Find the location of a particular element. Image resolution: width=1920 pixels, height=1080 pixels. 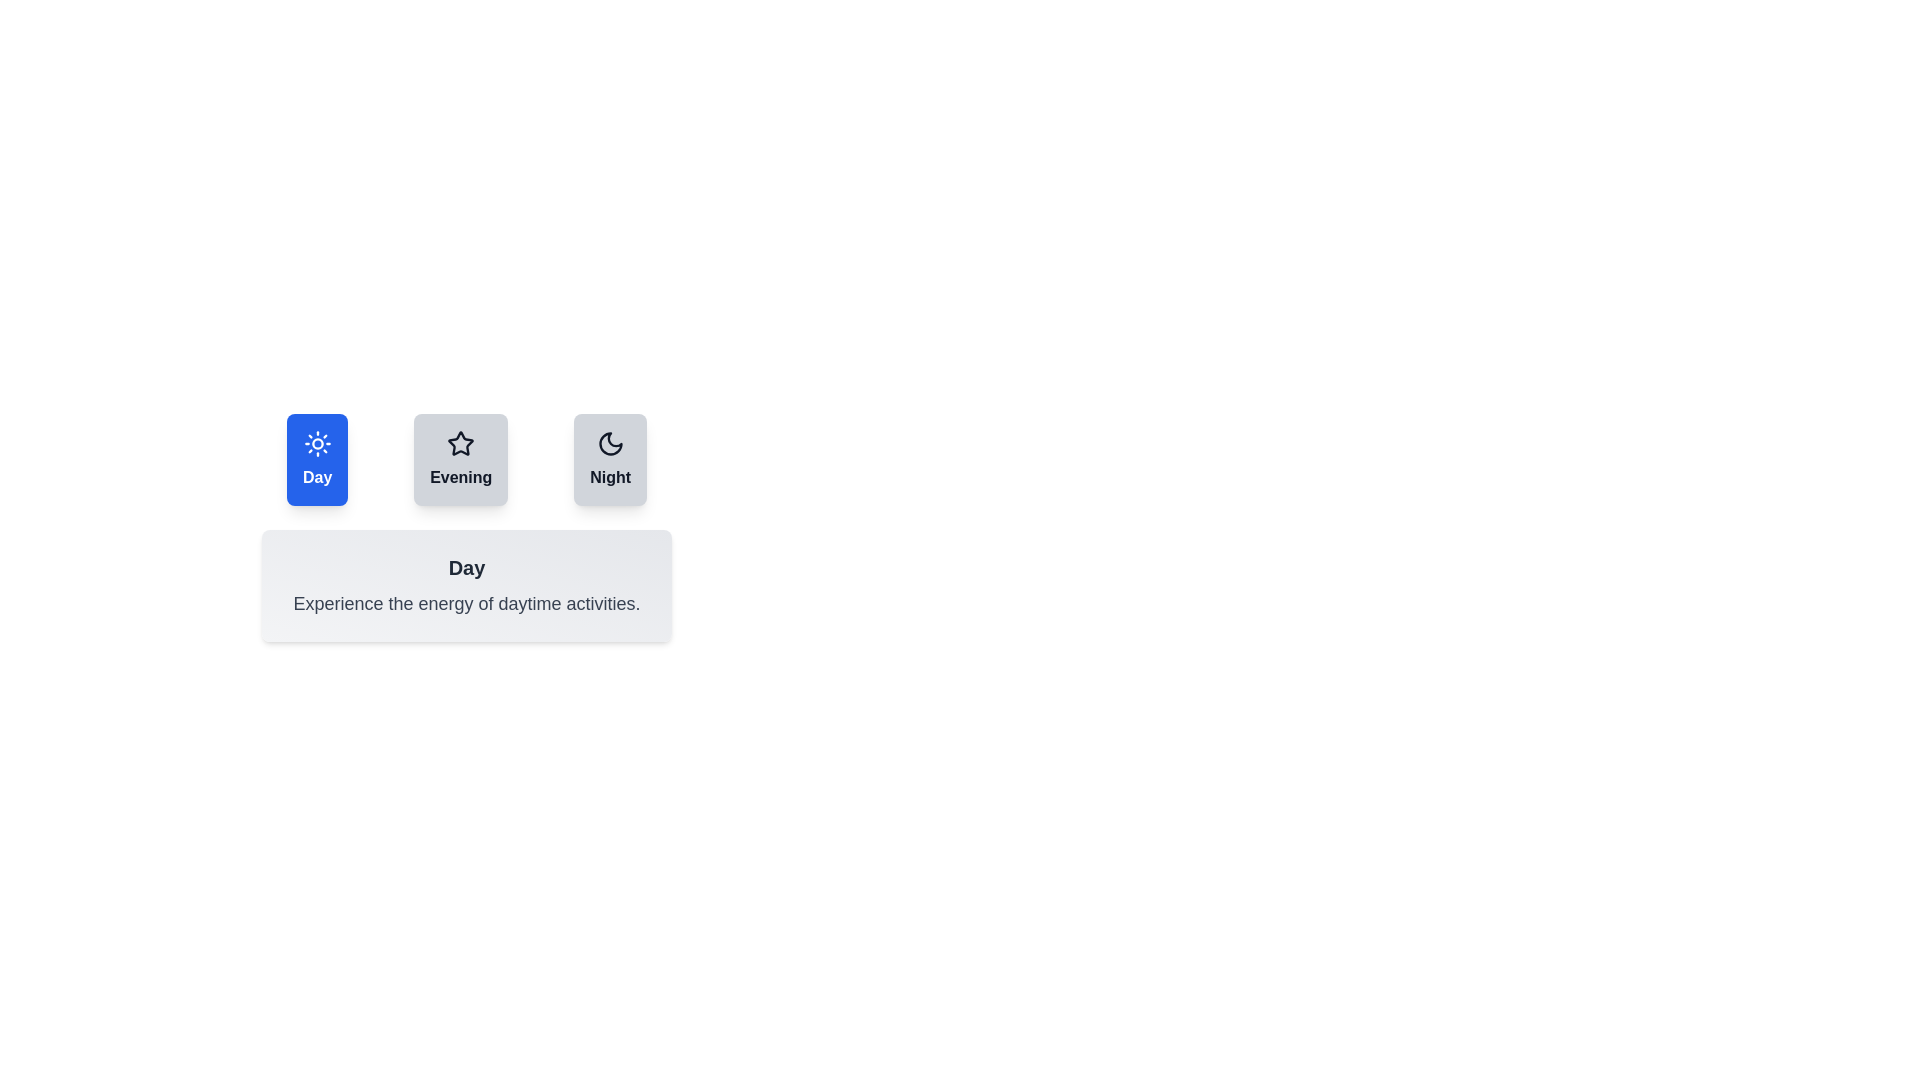

the tab labeled Evening to activate it is located at coordinates (460, 459).